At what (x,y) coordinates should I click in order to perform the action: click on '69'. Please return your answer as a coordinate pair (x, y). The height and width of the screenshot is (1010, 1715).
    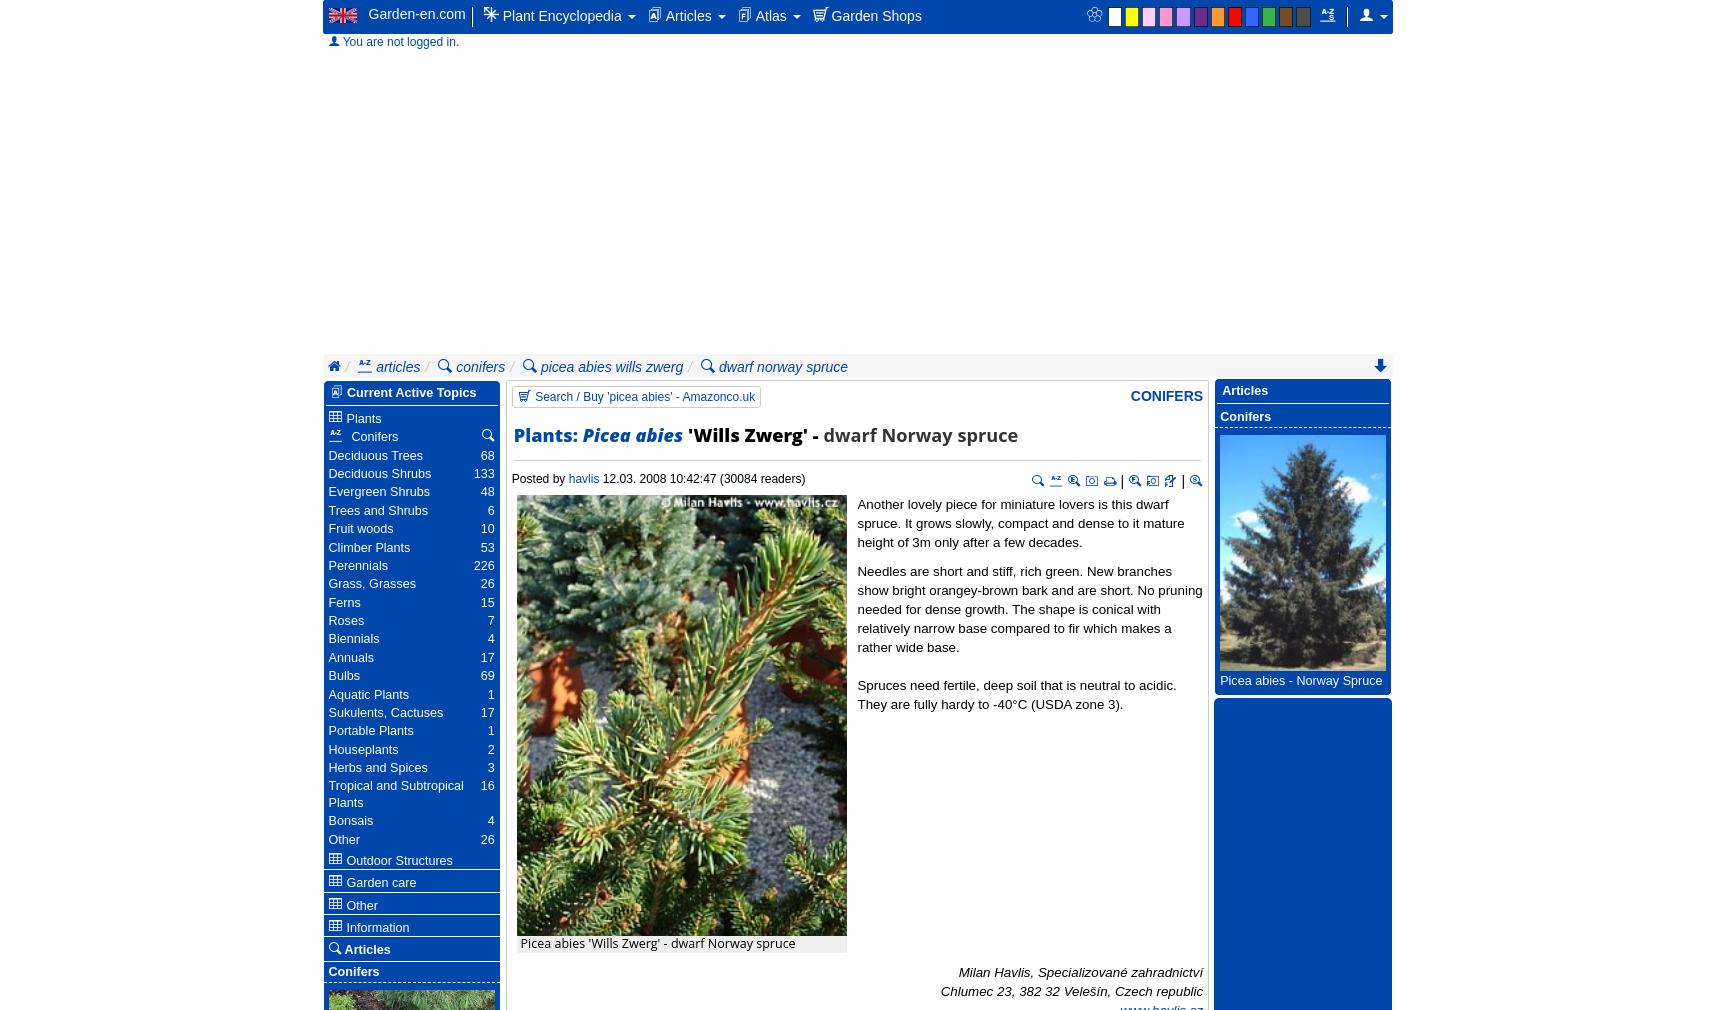
    Looking at the image, I should click on (487, 674).